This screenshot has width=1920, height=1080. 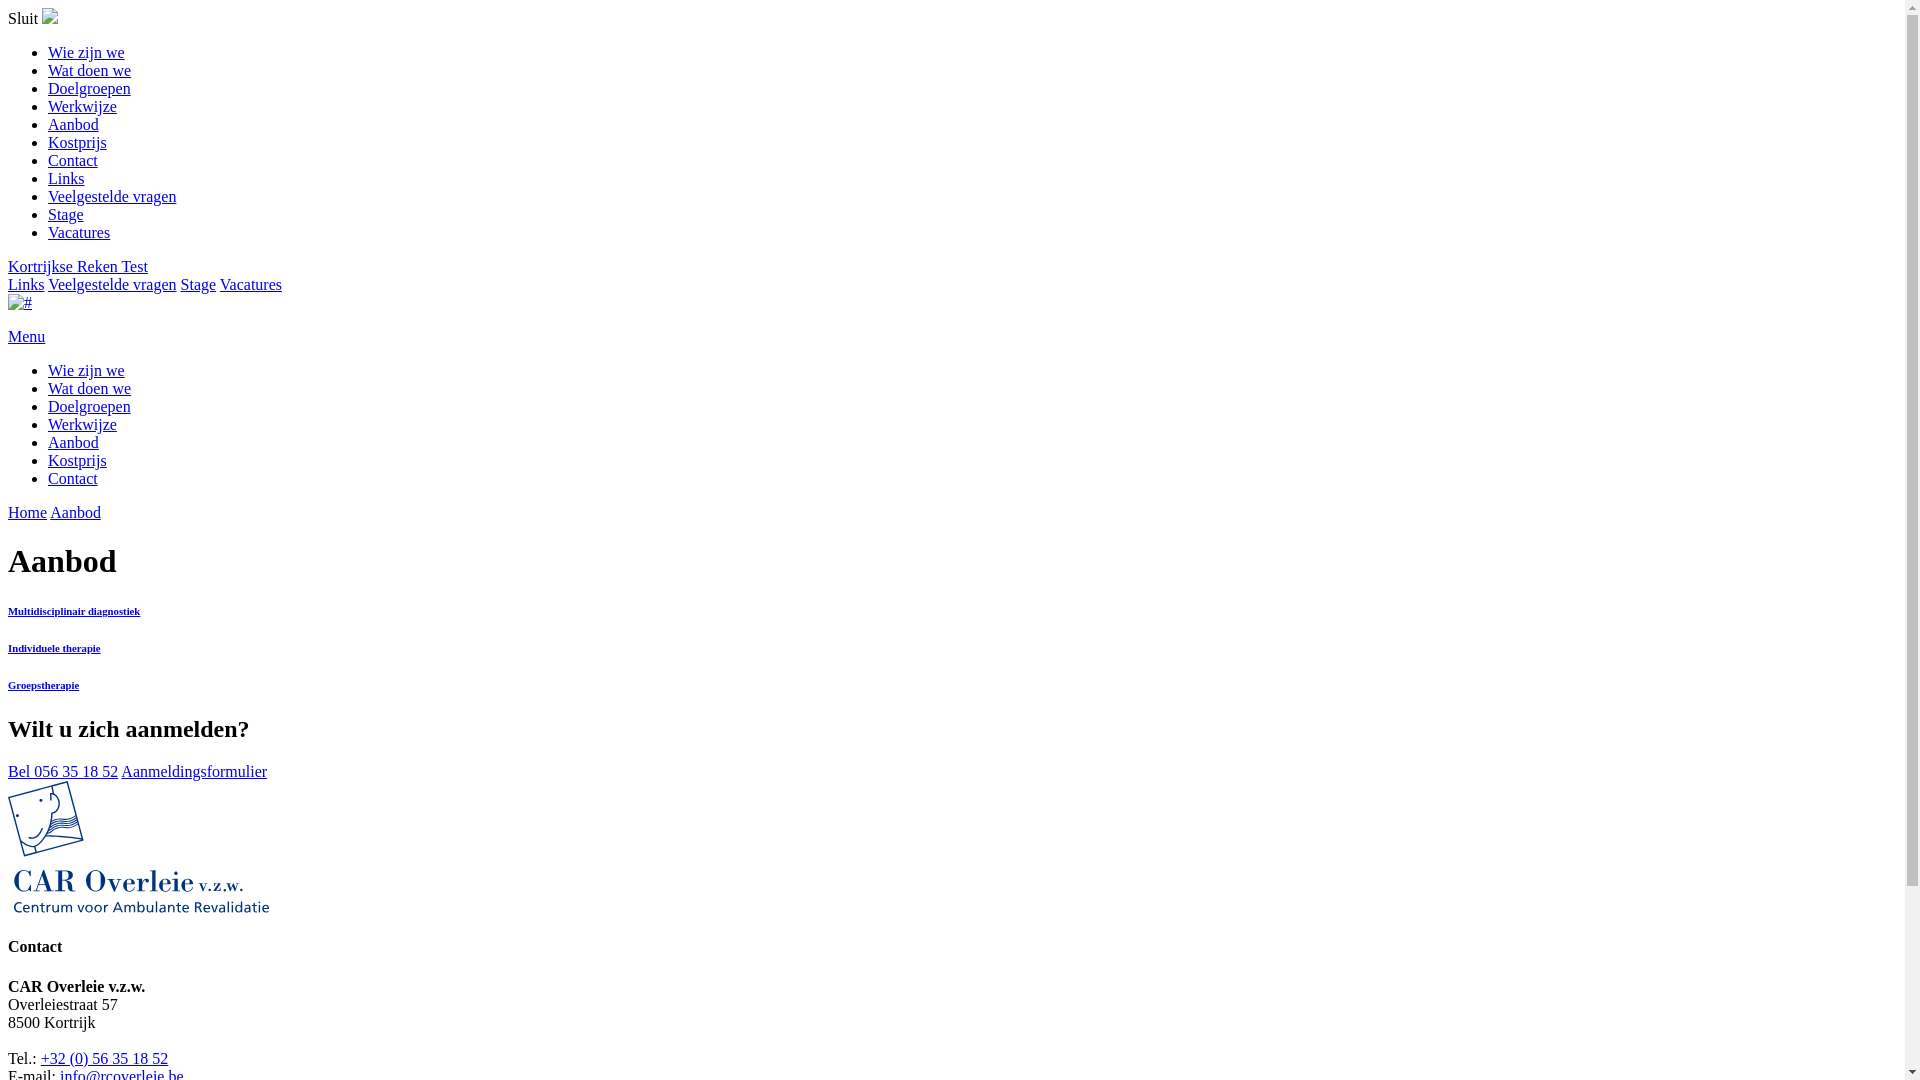 What do you see at coordinates (77, 460) in the screenshot?
I see `'Kostprijs'` at bounding box center [77, 460].